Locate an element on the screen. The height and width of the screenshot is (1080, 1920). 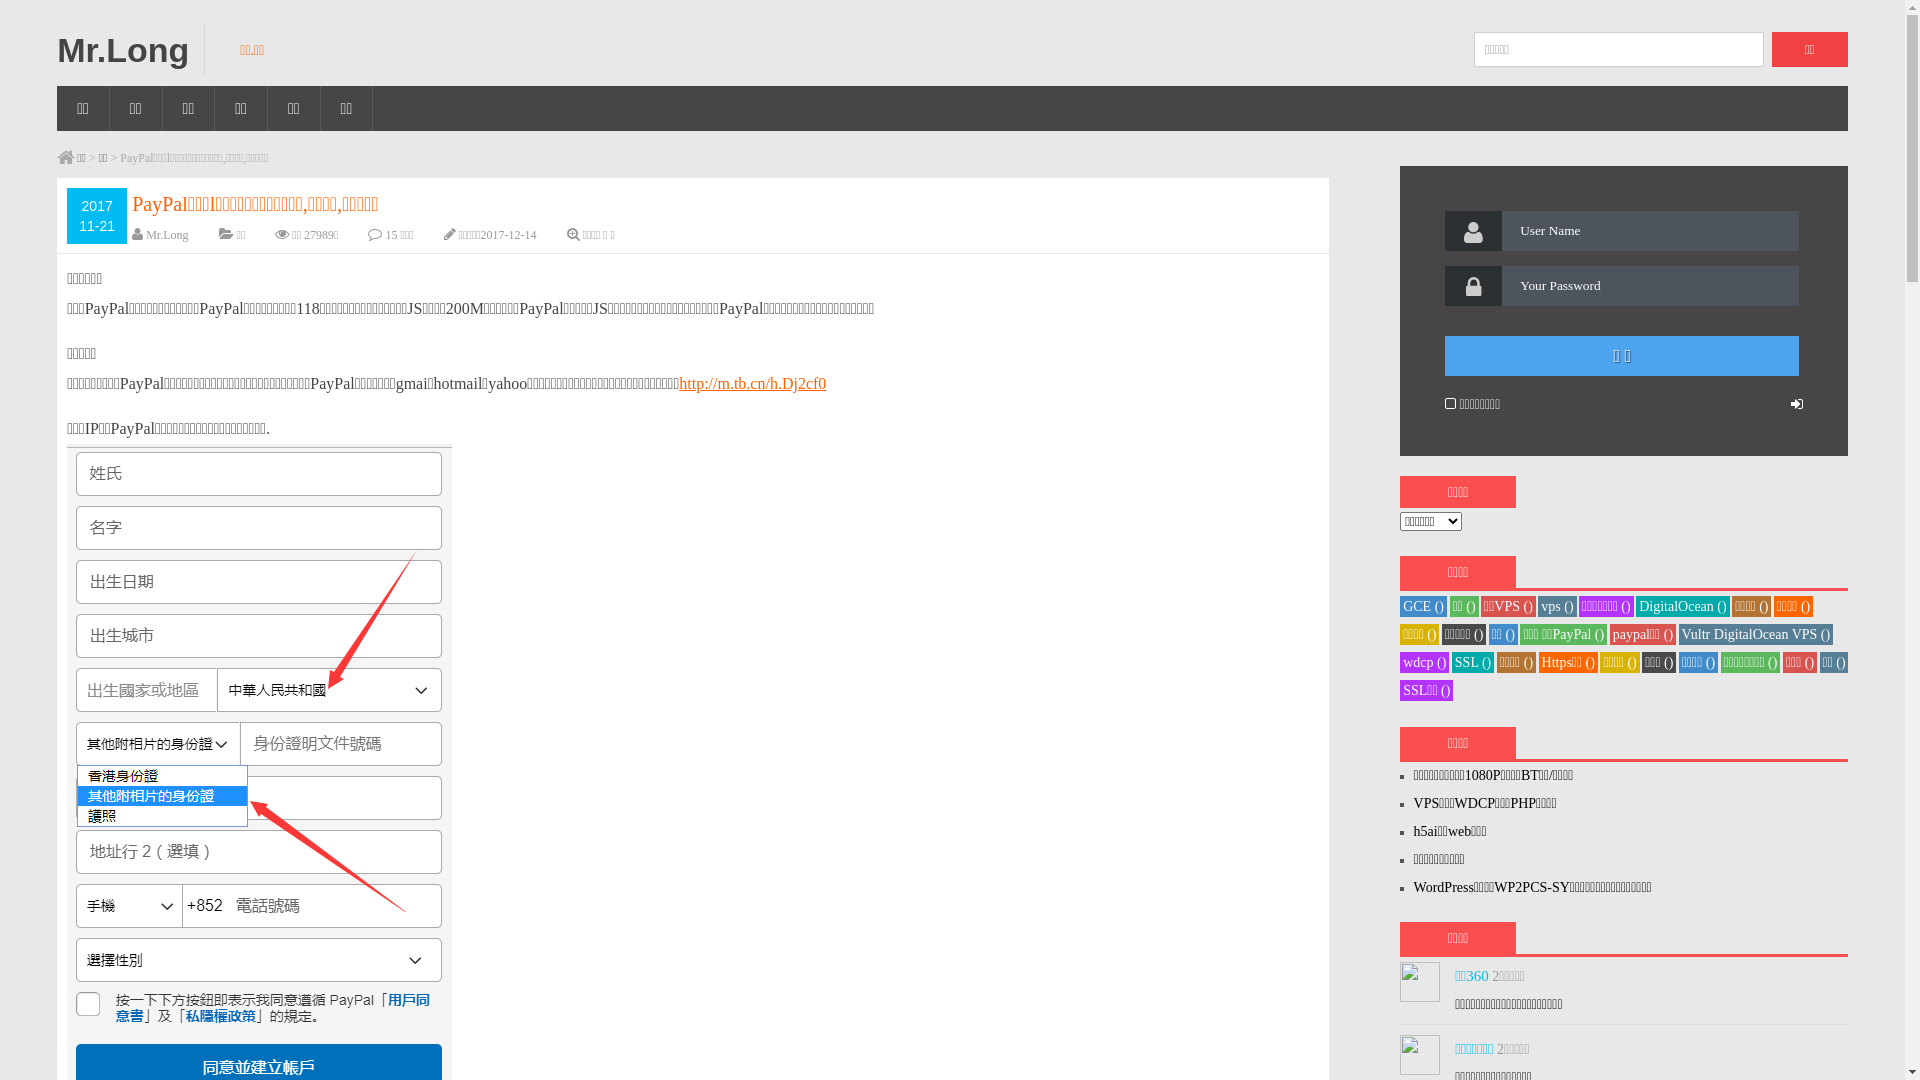
'vps ()' is located at coordinates (1555, 605).